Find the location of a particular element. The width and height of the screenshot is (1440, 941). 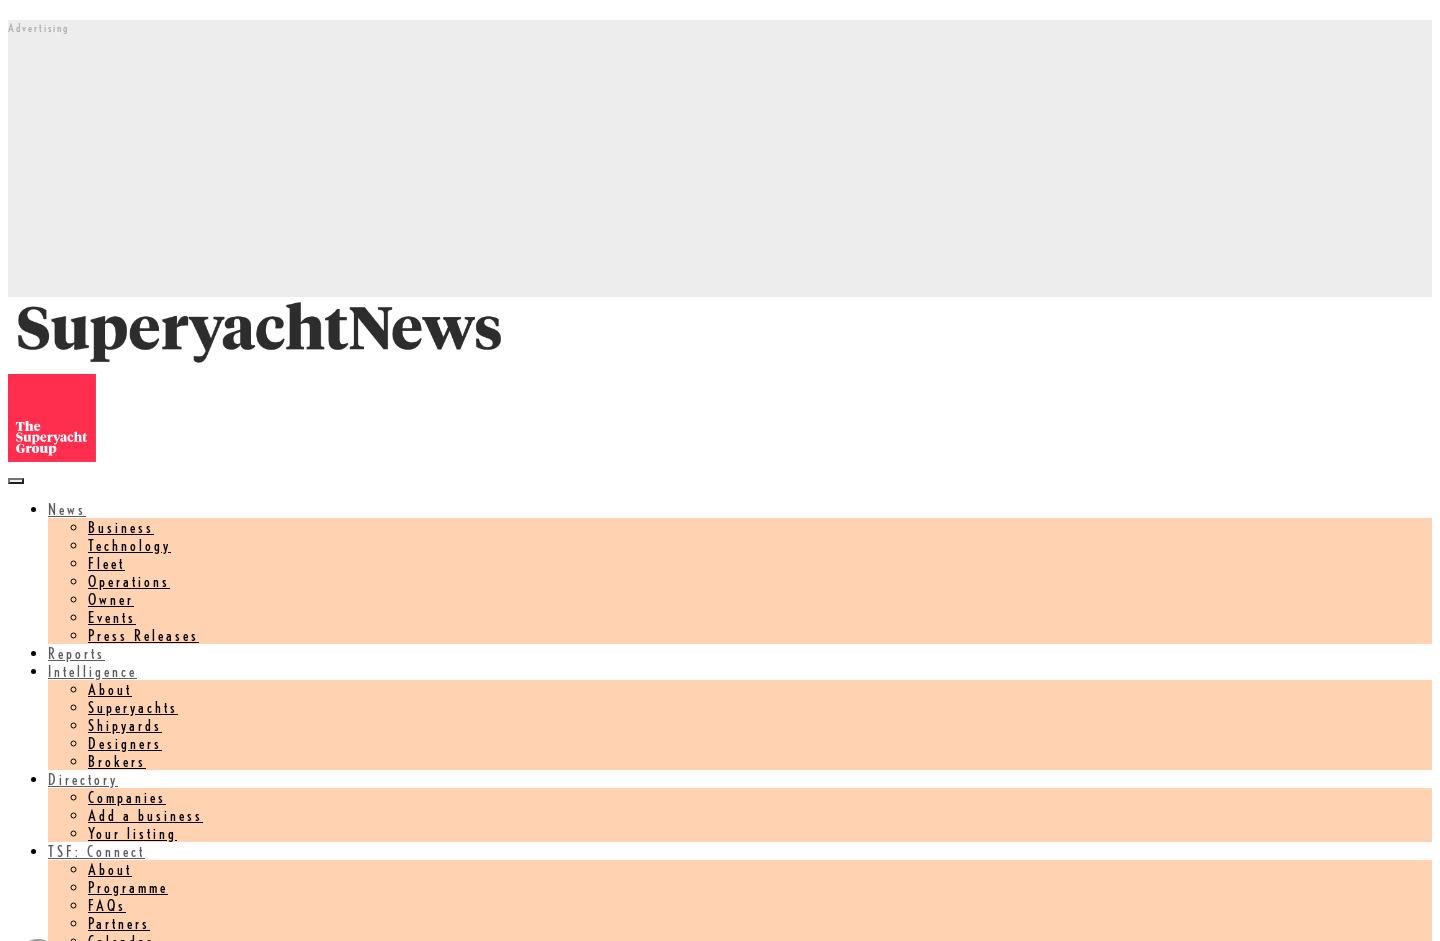

'Shipyards' is located at coordinates (123, 725).